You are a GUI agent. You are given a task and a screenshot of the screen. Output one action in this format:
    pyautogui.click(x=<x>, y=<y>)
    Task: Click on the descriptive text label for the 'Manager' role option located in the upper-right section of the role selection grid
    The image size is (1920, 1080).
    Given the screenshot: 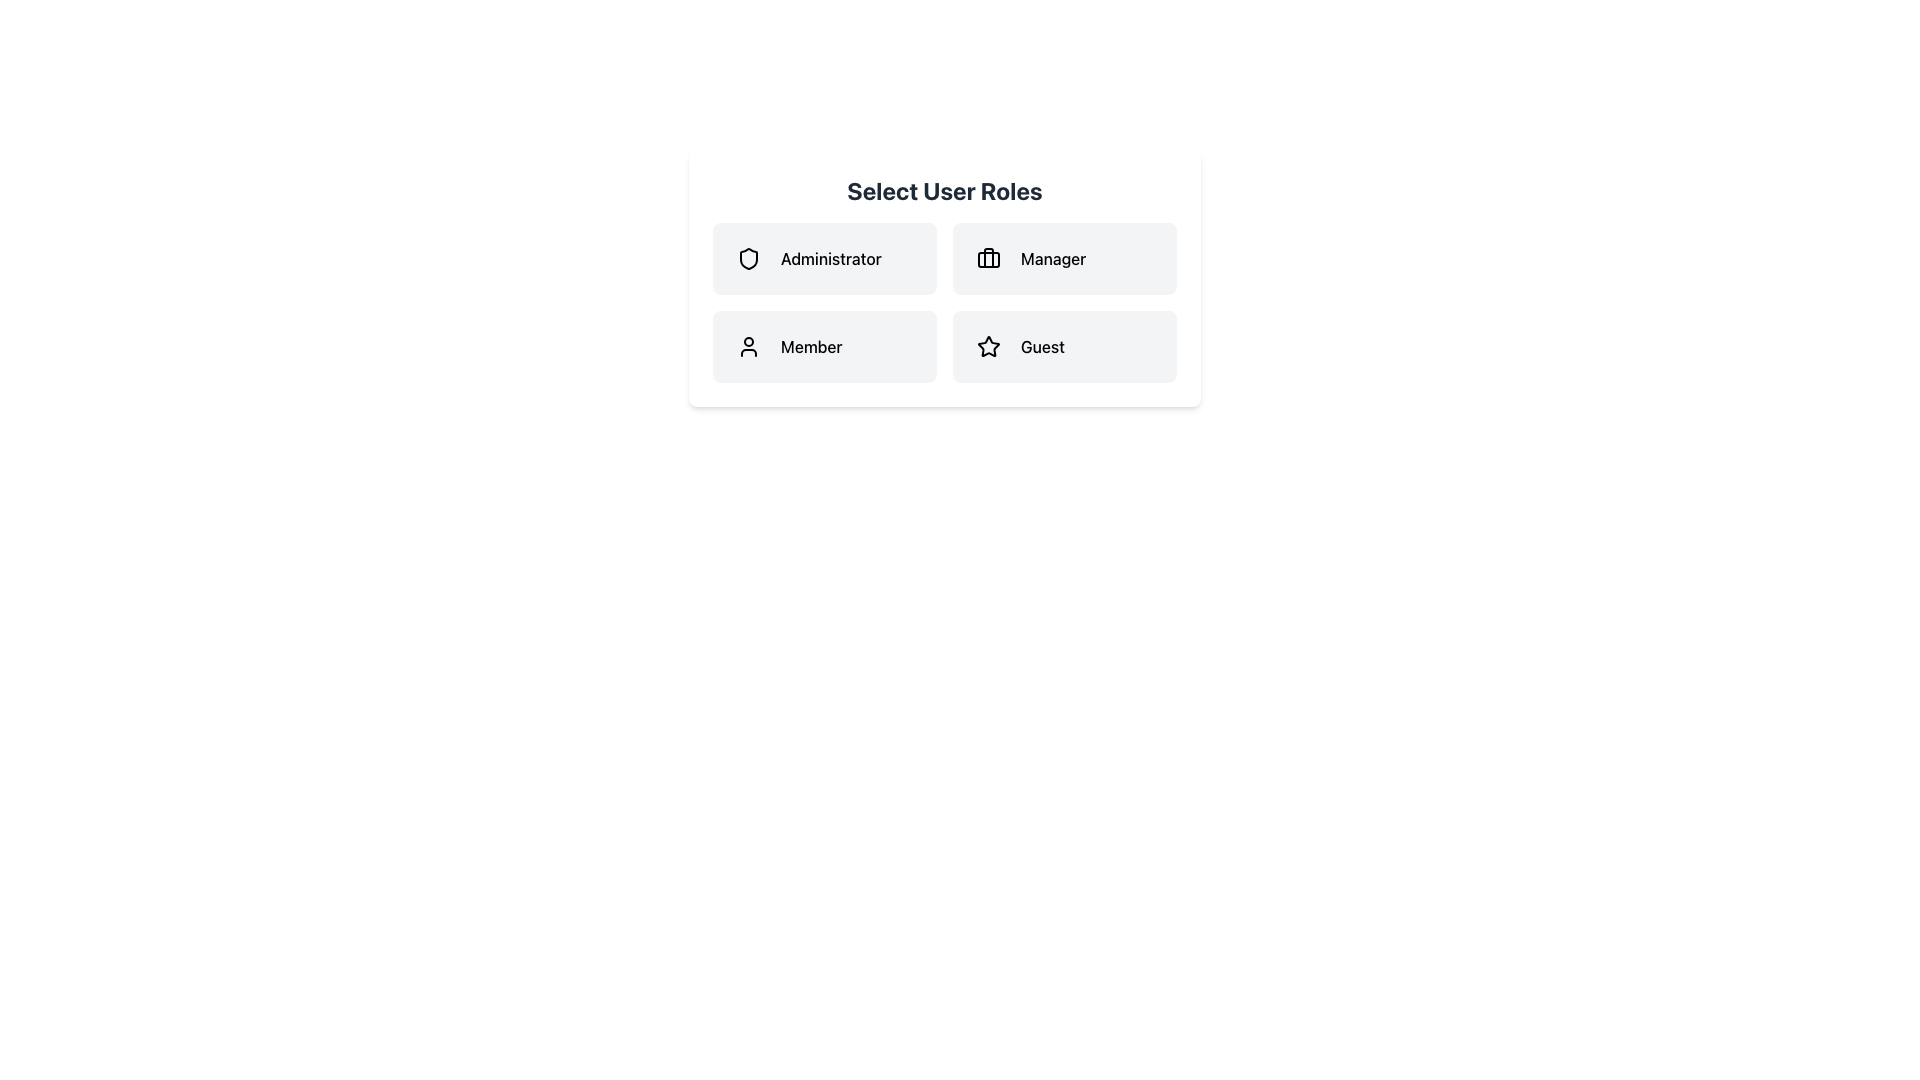 What is the action you would take?
    pyautogui.click(x=1052, y=257)
    